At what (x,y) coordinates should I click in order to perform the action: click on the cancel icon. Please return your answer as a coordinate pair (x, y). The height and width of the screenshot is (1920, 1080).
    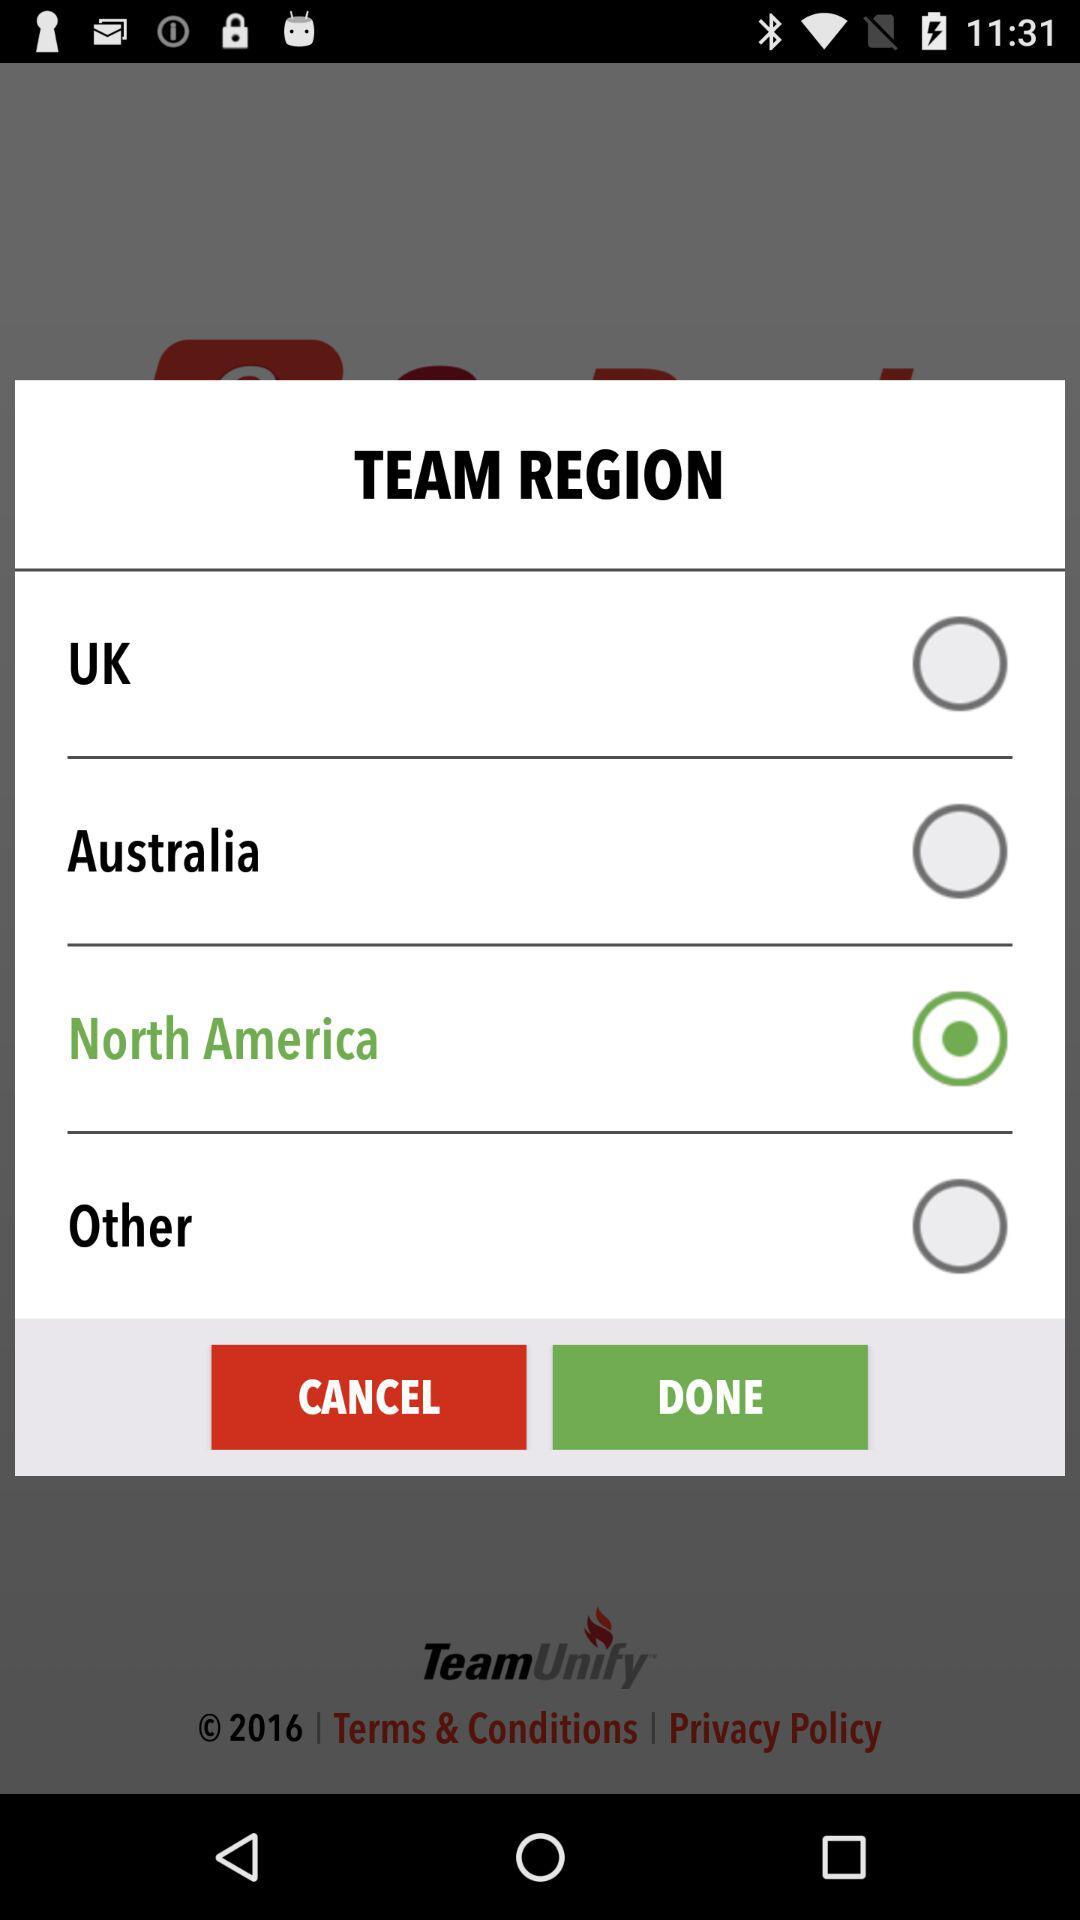
    Looking at the image, I should click on (369, 1396).